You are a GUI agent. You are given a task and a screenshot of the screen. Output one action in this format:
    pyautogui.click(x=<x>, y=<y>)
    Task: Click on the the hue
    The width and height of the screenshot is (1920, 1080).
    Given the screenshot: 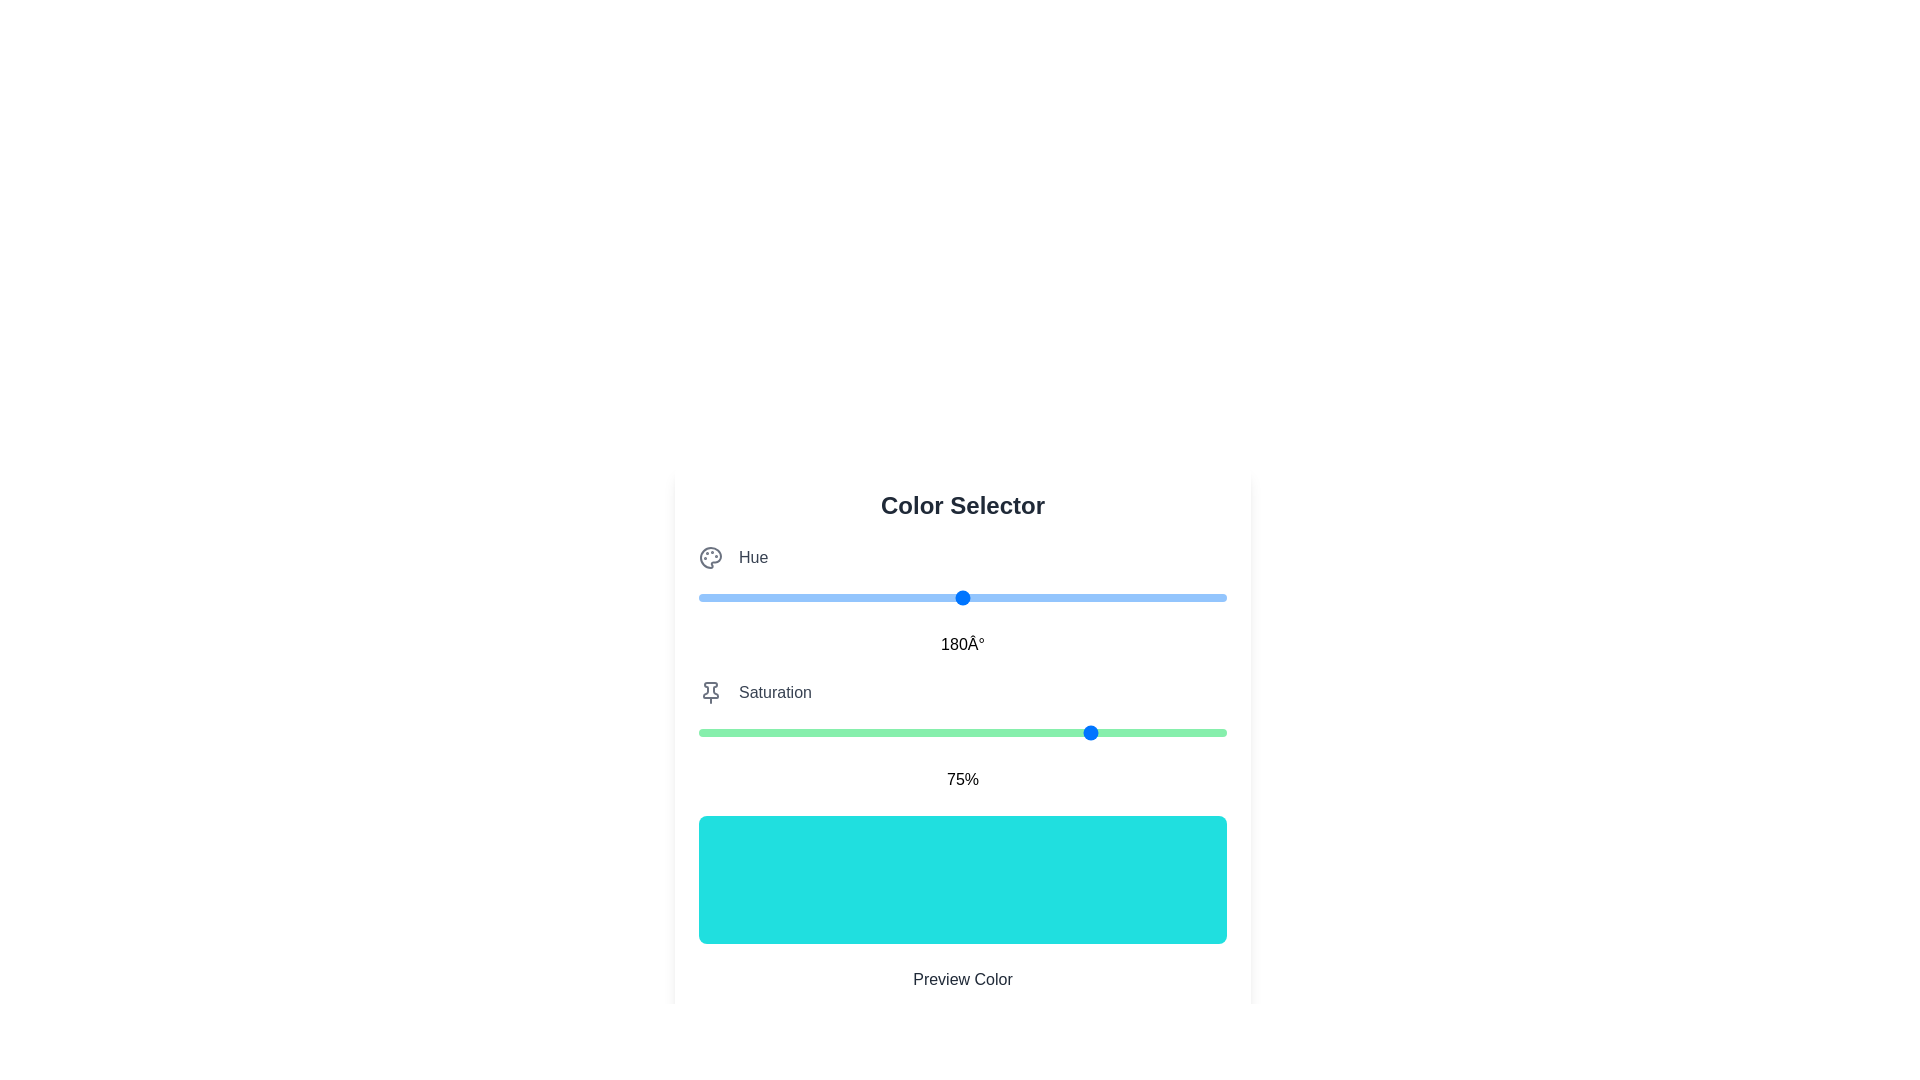 What is the action you would take?
    pyautogui.click(x=781, y=596)
    